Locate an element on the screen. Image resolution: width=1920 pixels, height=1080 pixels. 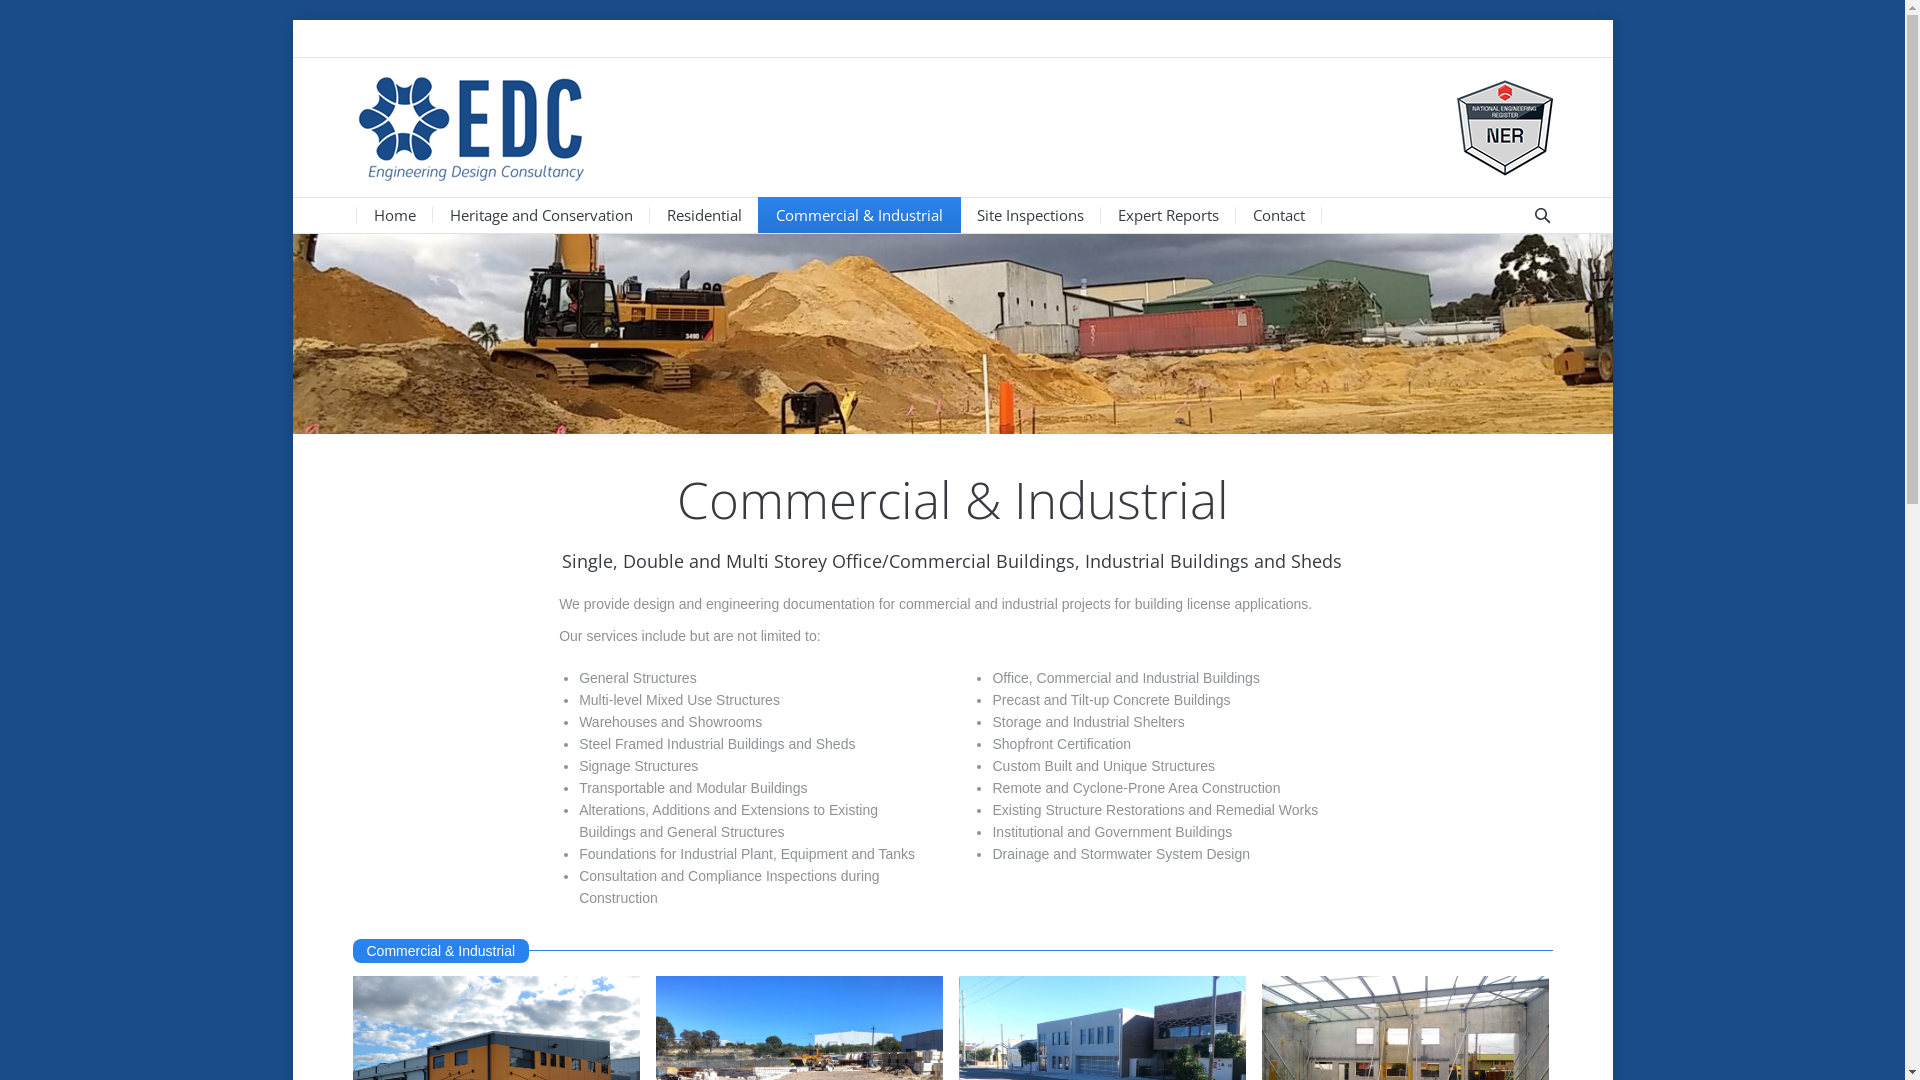
'Home' is located at coordinates (355, 215).